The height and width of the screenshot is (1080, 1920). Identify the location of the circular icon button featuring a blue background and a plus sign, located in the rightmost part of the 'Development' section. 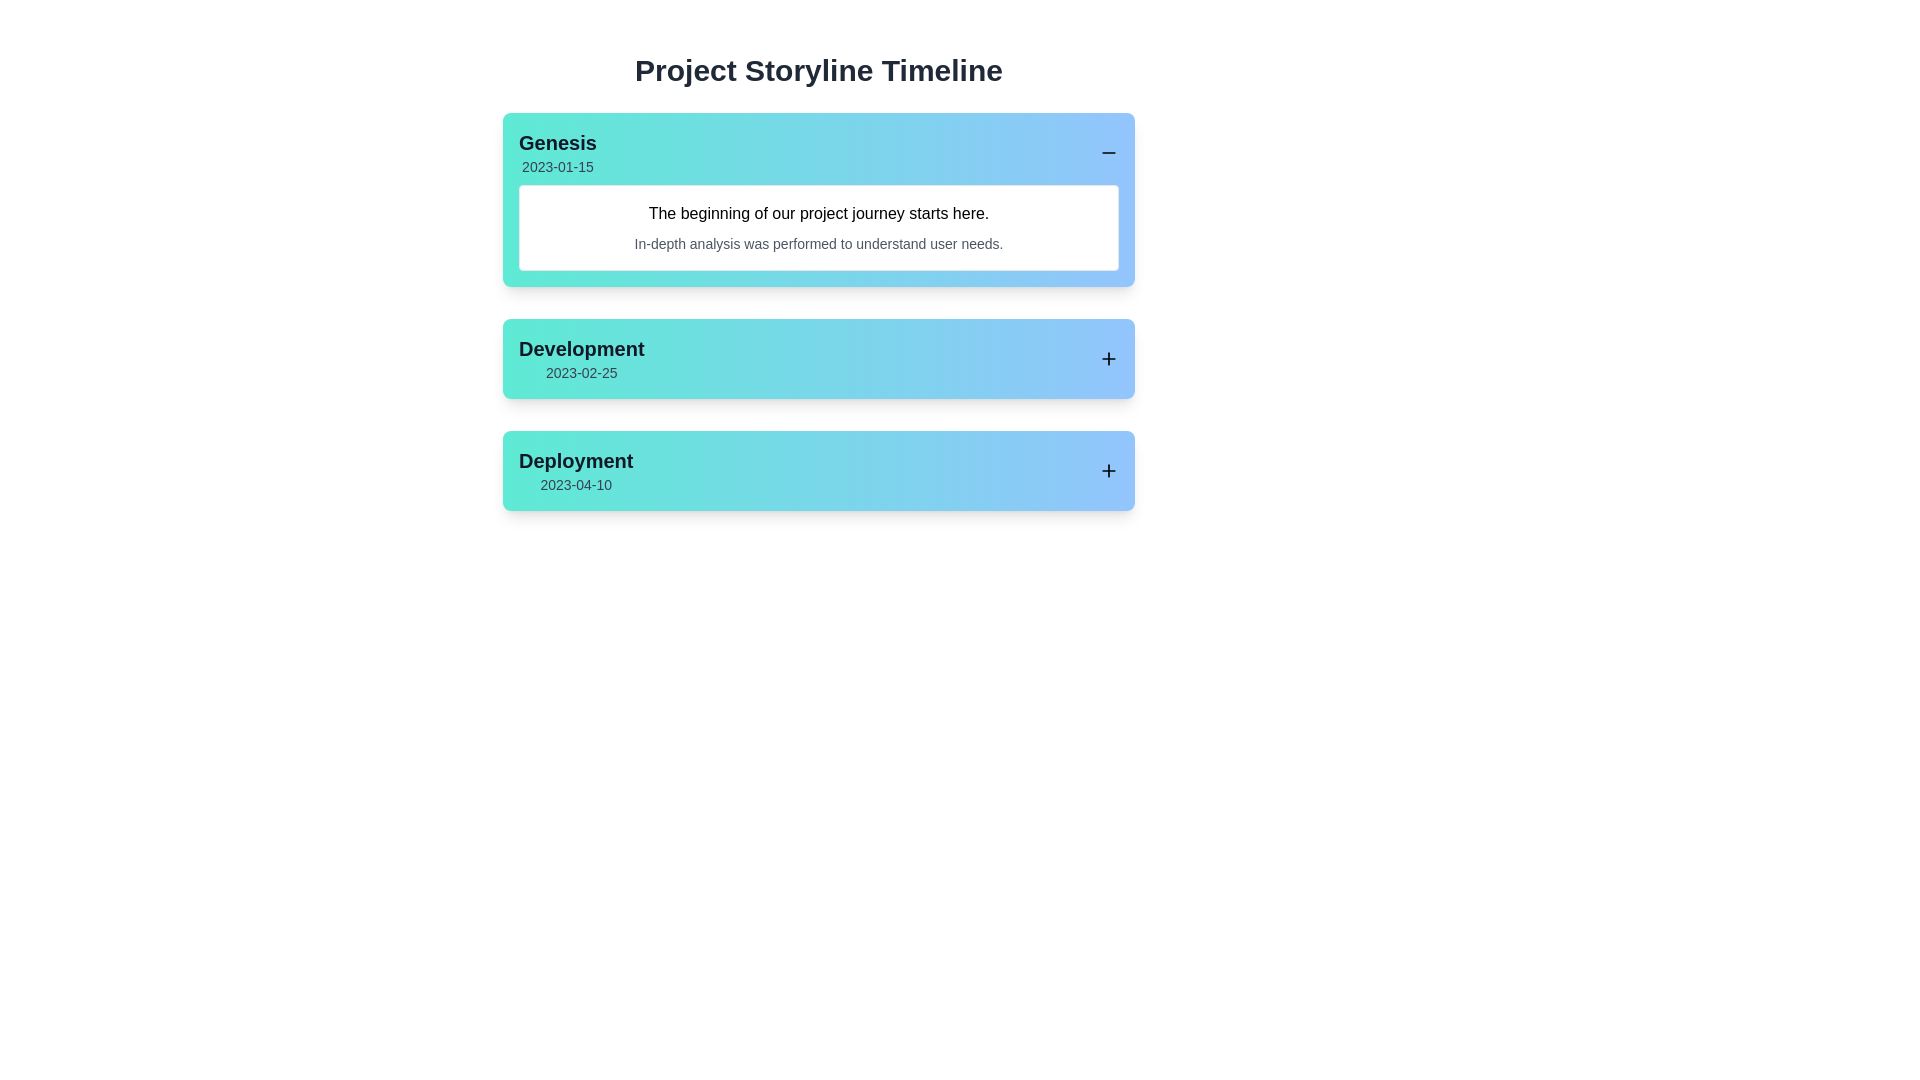
(1107, 357).